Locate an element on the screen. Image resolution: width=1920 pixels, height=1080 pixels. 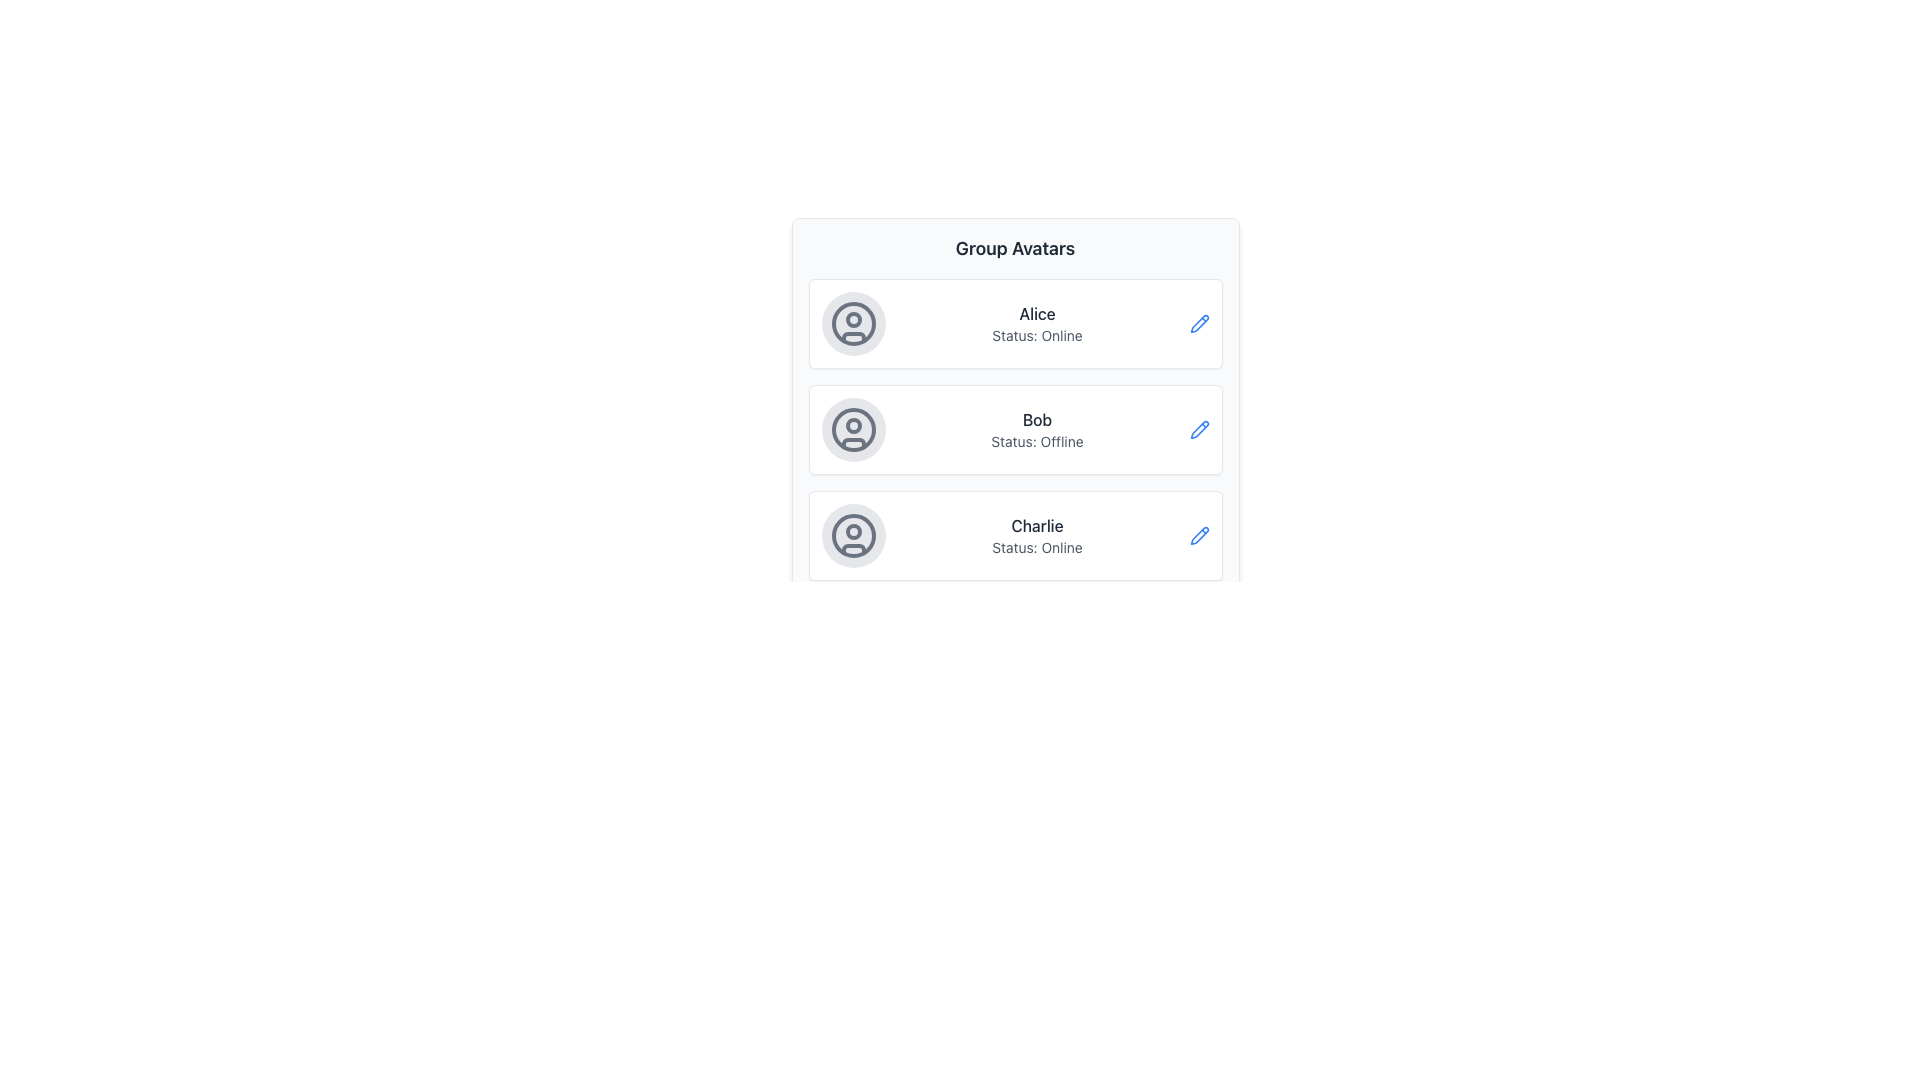
text content of the Text Label displaying 'Alice' in bold style, located at the top of the list within a contained card interface is located at coordinates (1037, 313).